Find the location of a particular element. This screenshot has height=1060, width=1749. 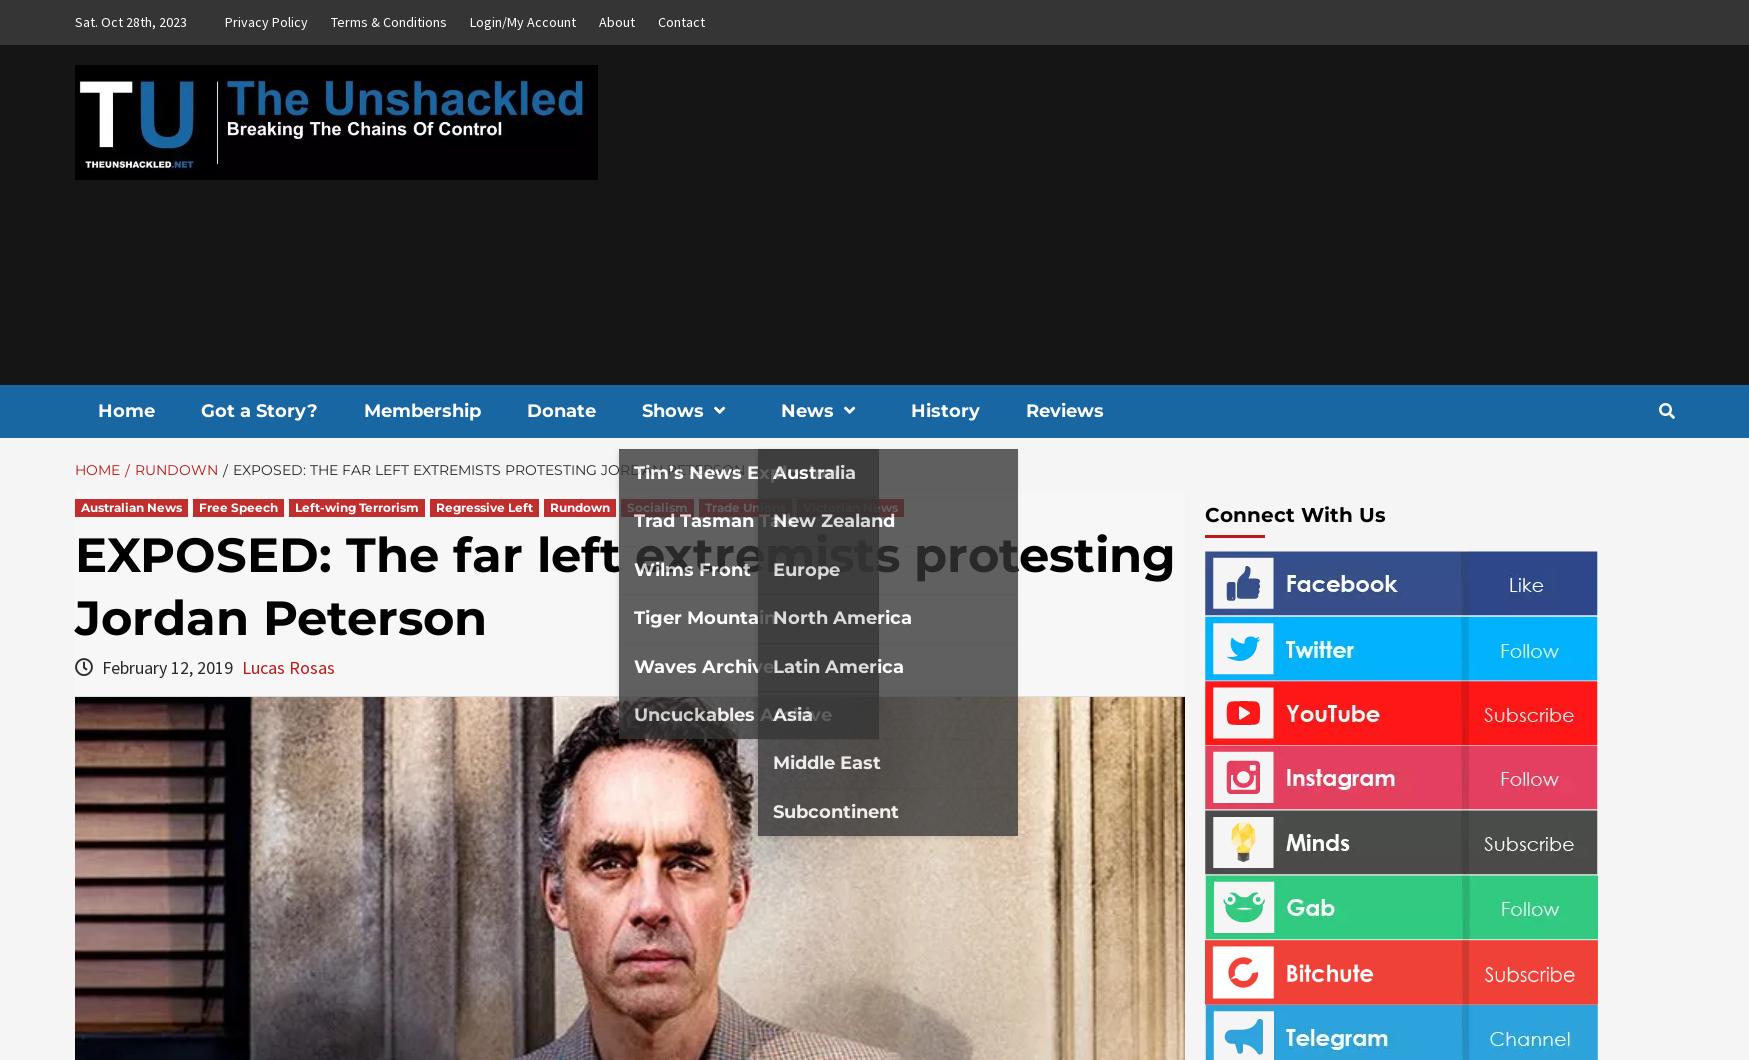

'Free Speech' is located at coordinates (196, 506).